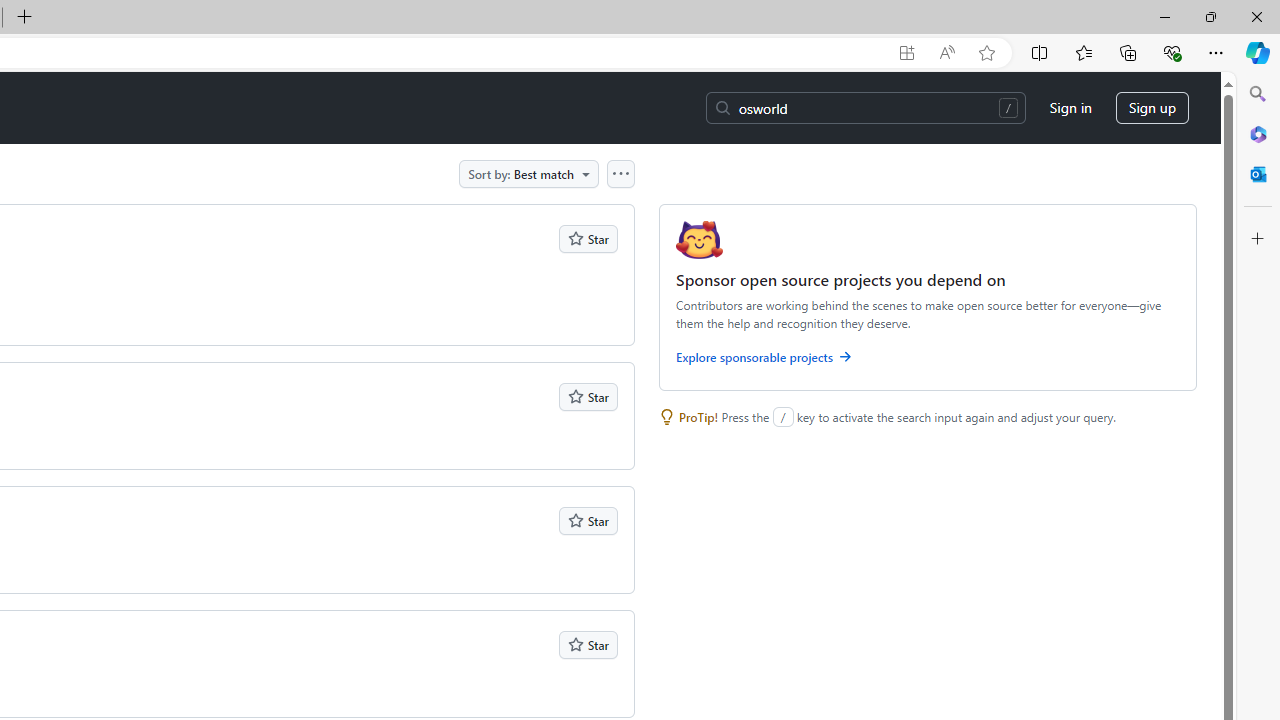 The height and width of the screenshot is (720, 1280). Describe the element at coordinates (1171, 51) in the screenshot. I see `'Browser essentials'` at that location.